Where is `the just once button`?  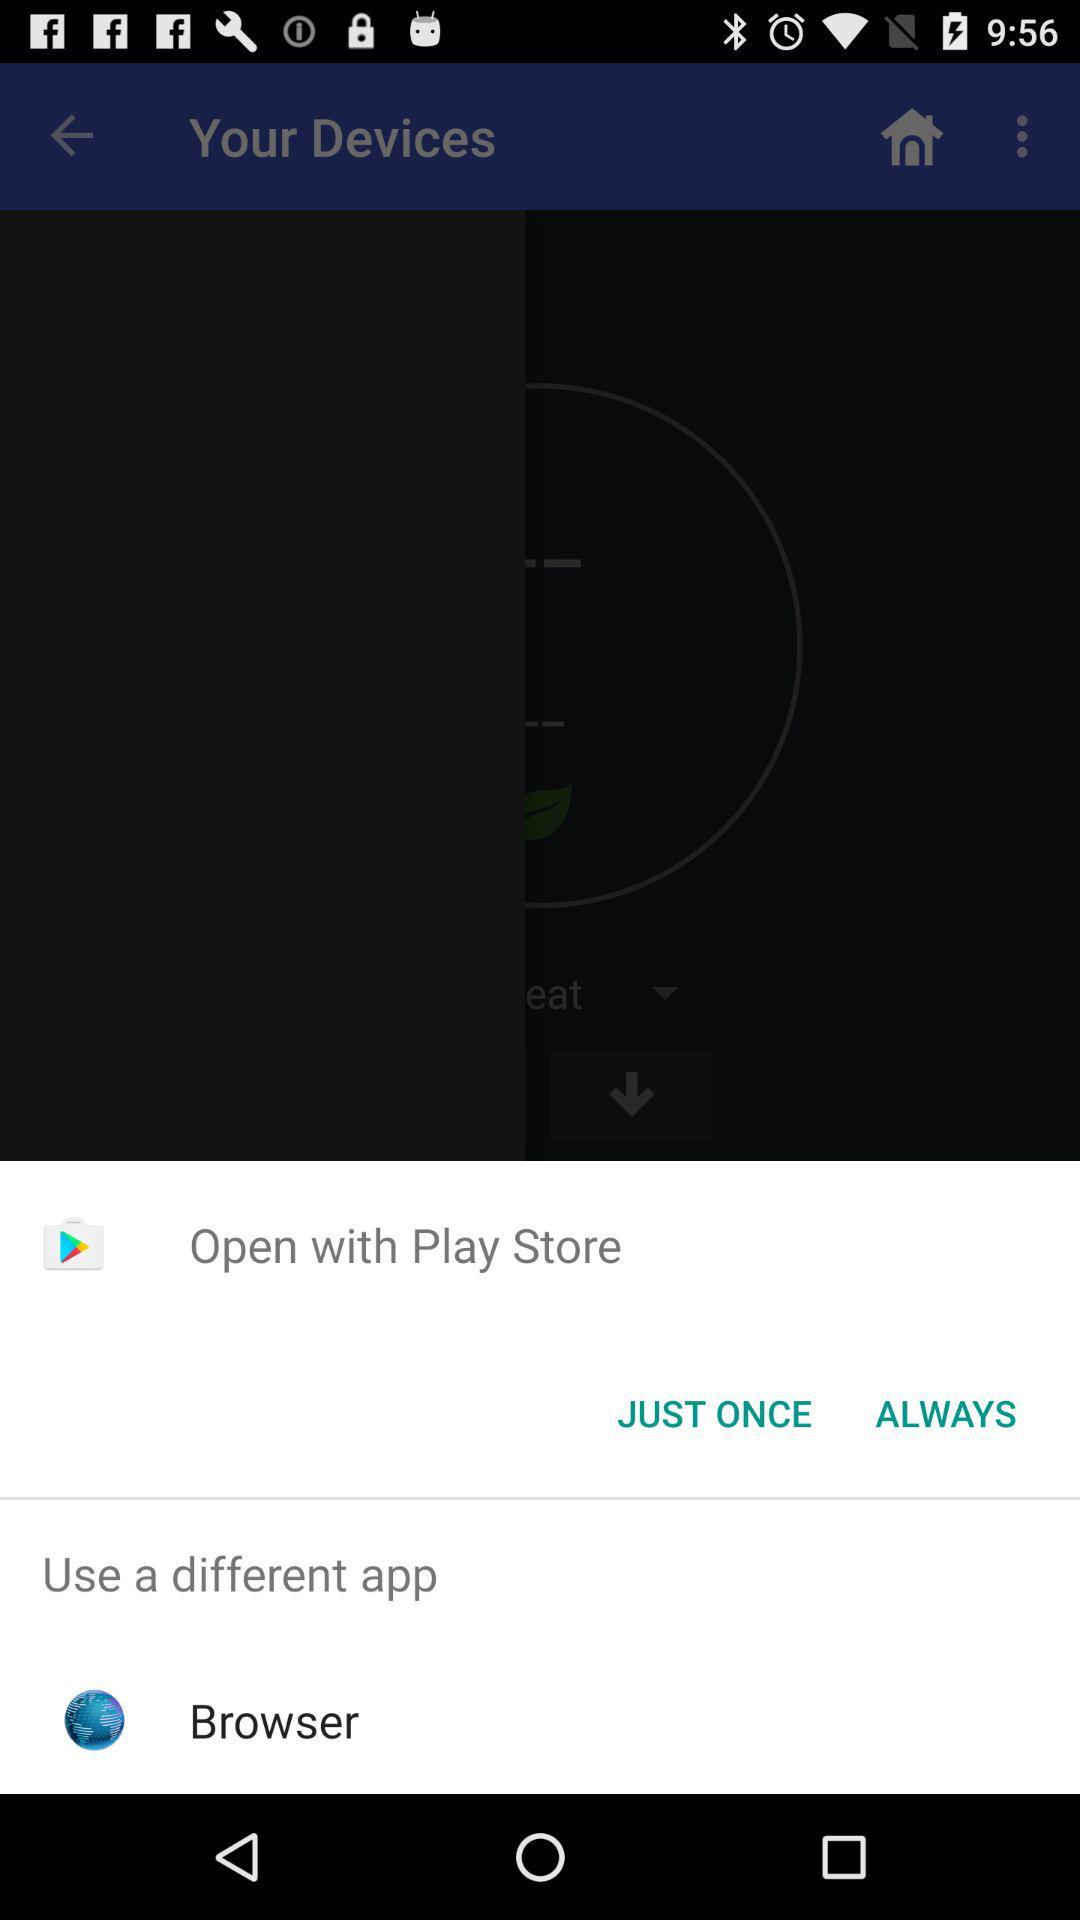
the just once button is located at coordinates (713, 1411).